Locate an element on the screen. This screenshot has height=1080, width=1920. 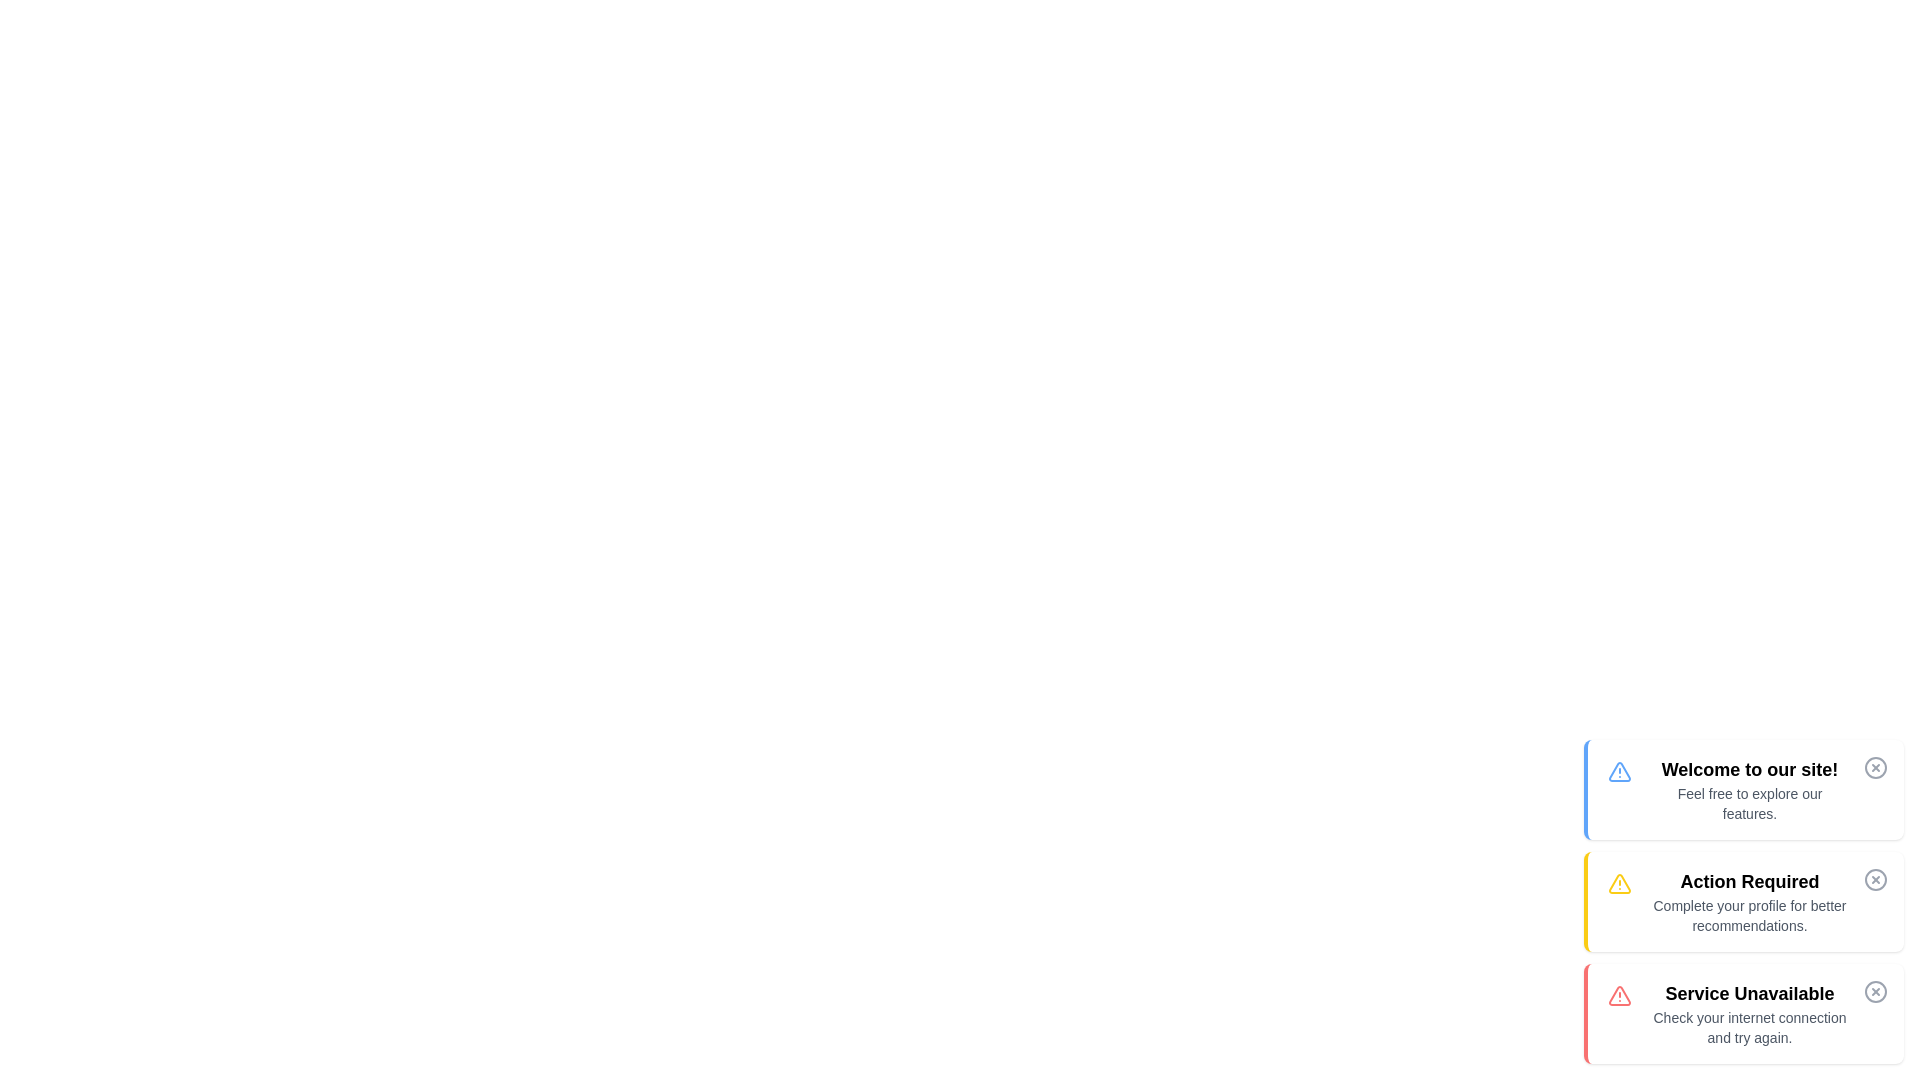
the close icon (circle with a cross) to dismiss the 'Service Unavailable' message is located at coordinates (1875, 991).